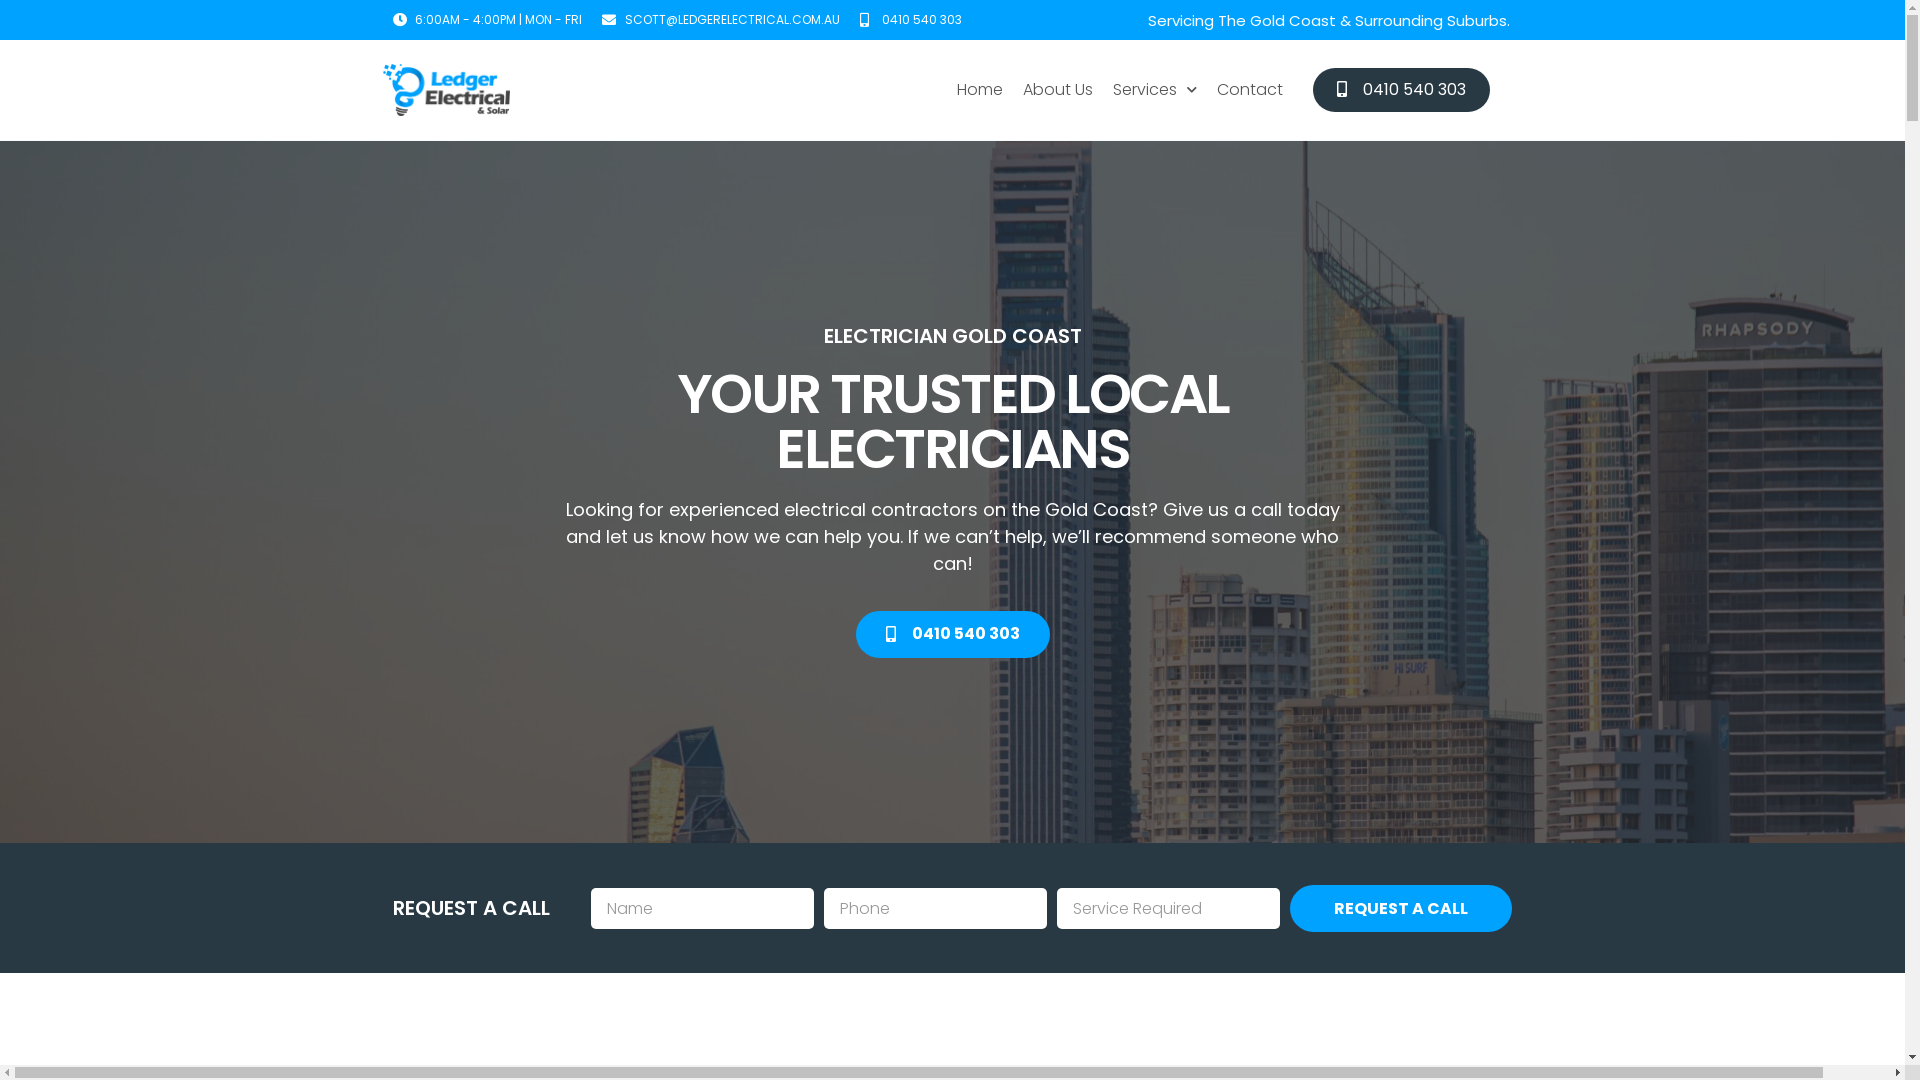  Describe the element at coordinates (1248, 88) in the screenshot. I see `'Contact'` at that location.